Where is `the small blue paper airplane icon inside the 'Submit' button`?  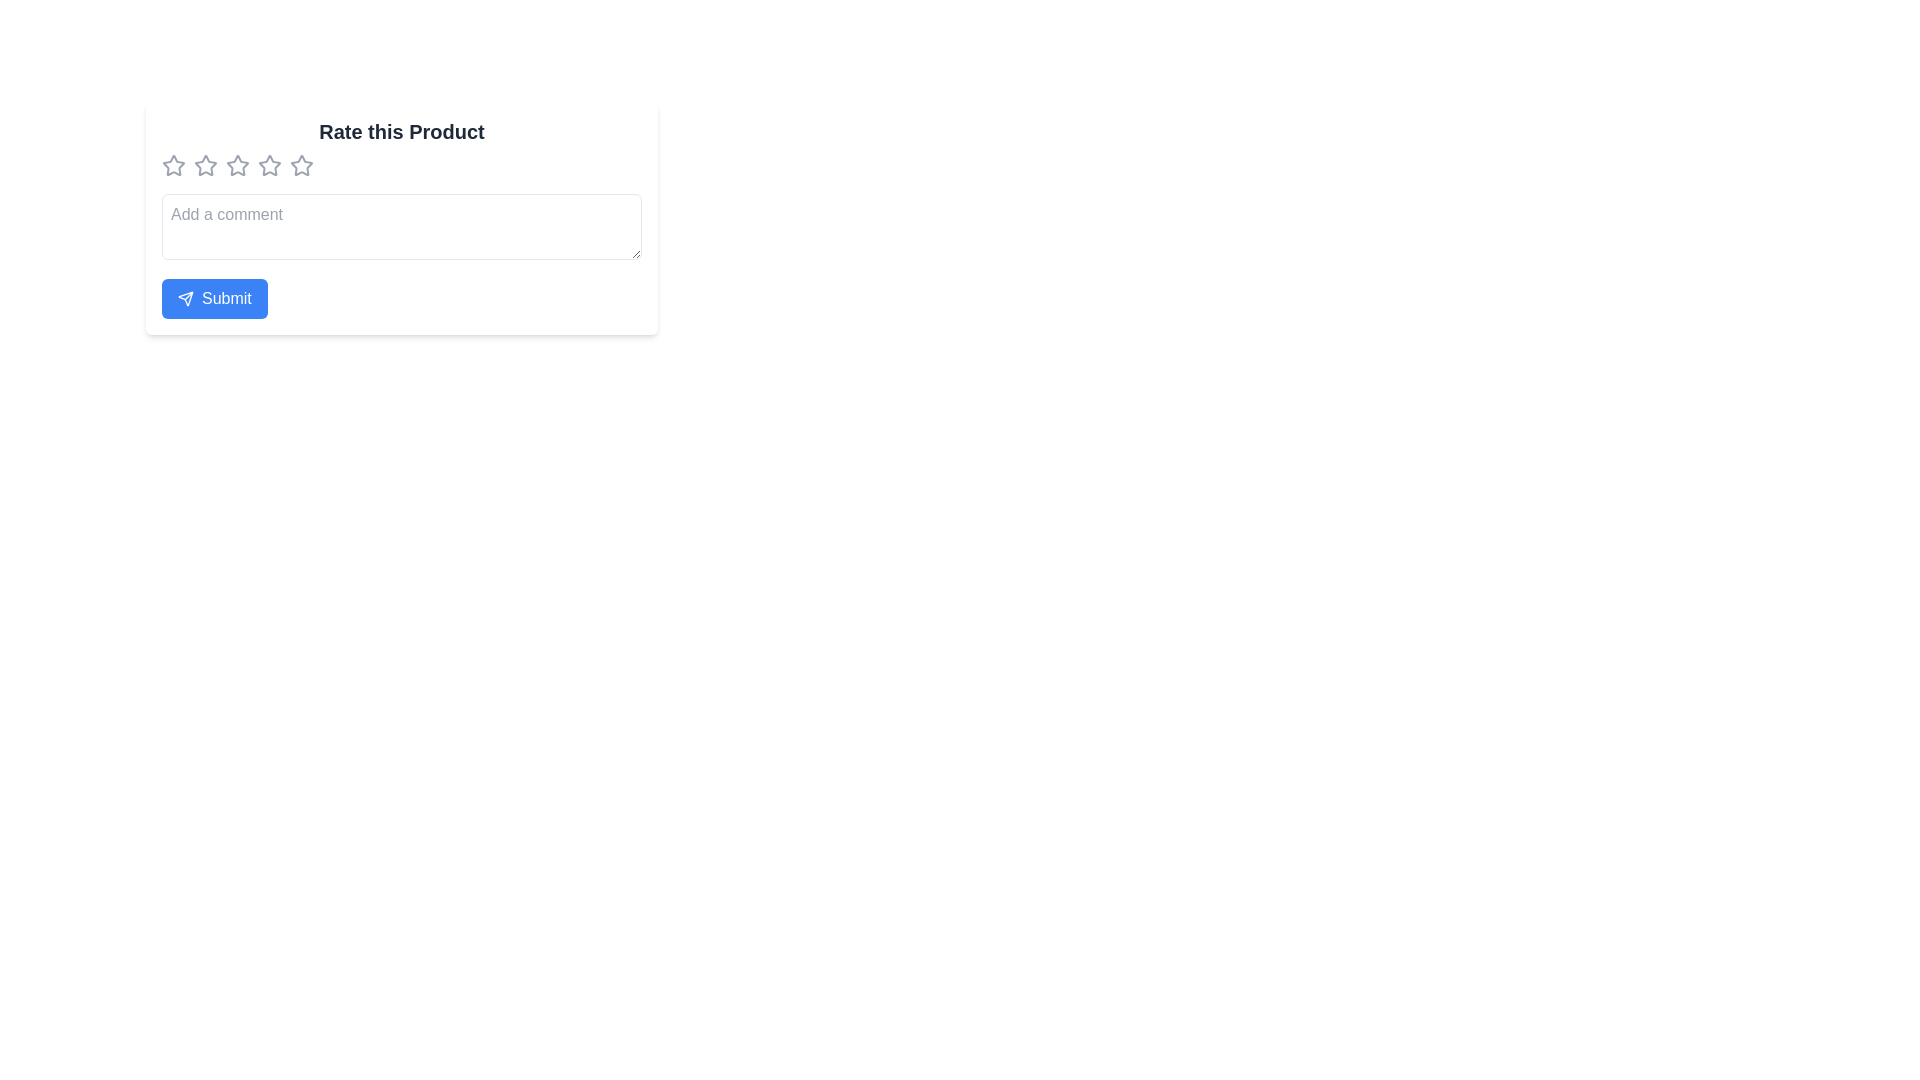
the small blue paper airplane icon inside the 'Submit' button is located at coordinates (186, 299).